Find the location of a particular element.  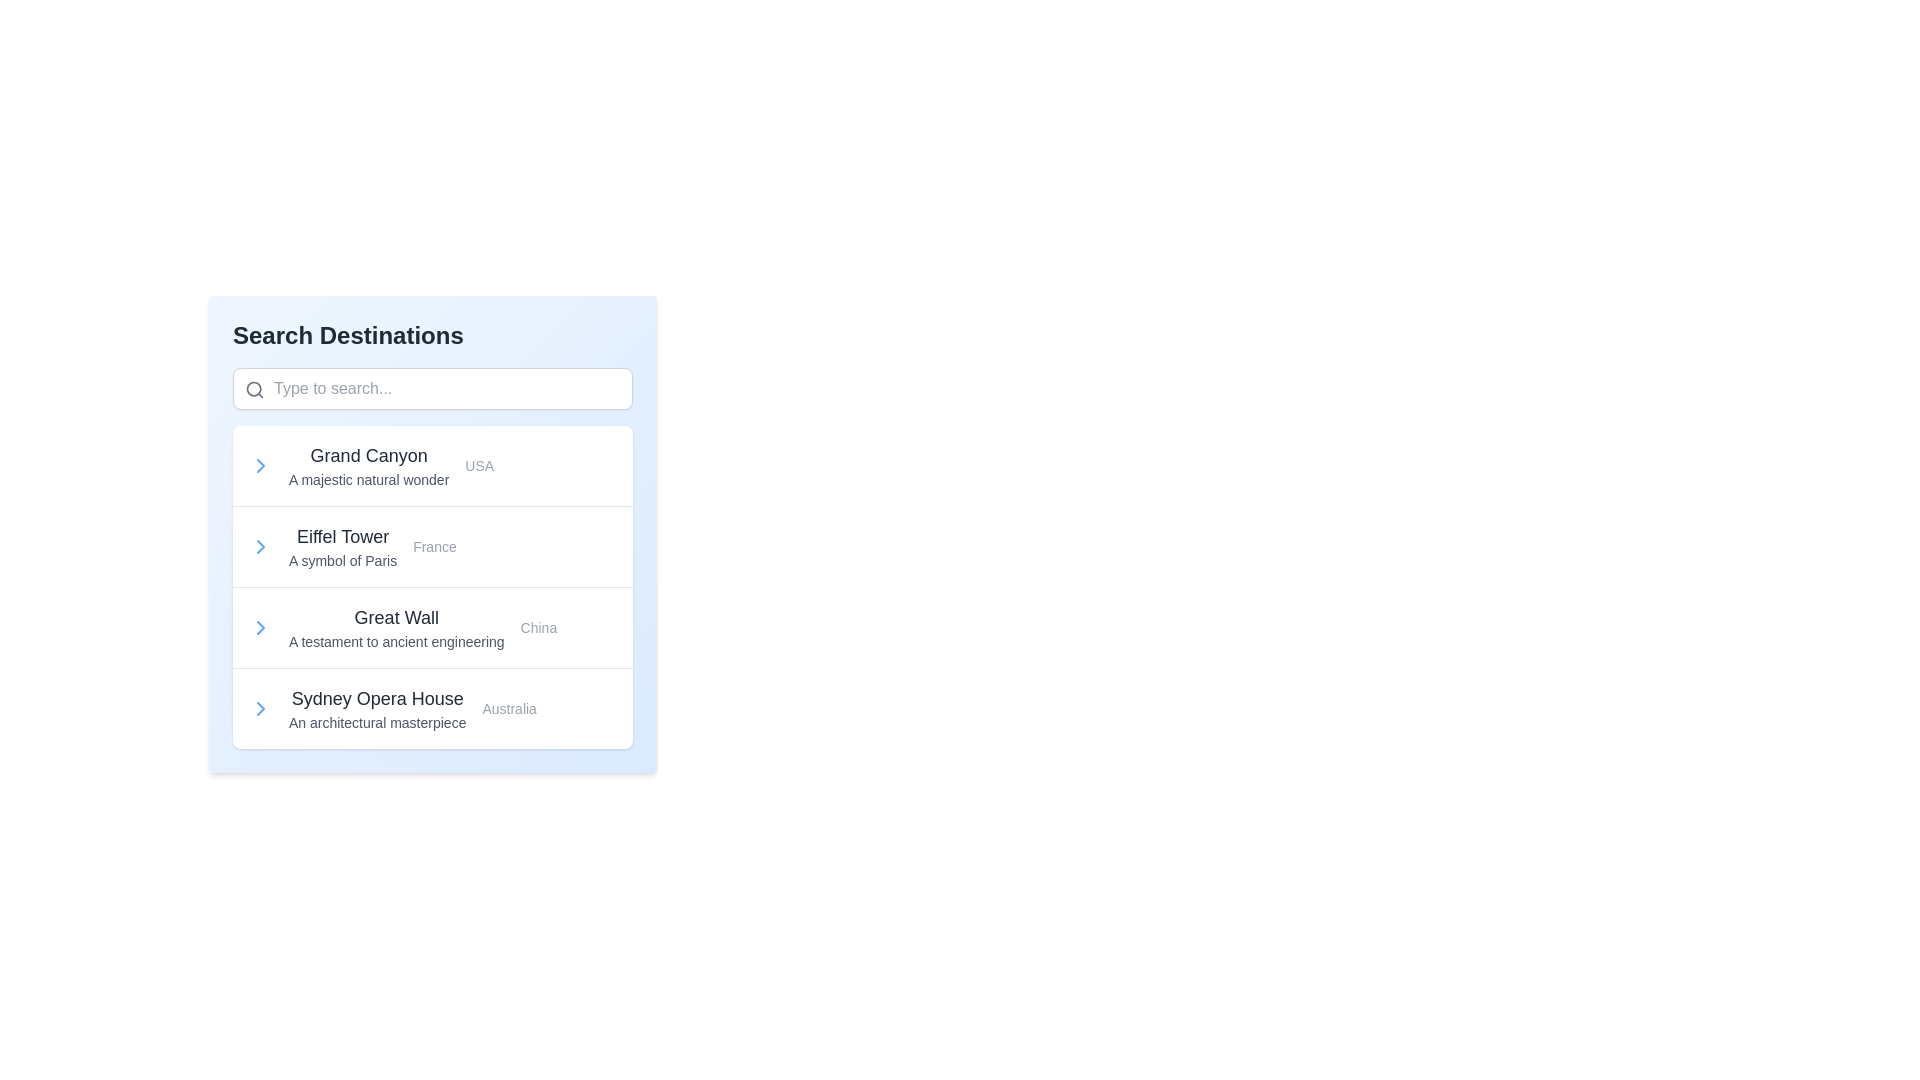

the text label displaying 'Australia' in gray, small-sized font, which is aligned to the right side of the layout next to the descriptive text about the Sydney Opera House is located at coordinates (509, 708).